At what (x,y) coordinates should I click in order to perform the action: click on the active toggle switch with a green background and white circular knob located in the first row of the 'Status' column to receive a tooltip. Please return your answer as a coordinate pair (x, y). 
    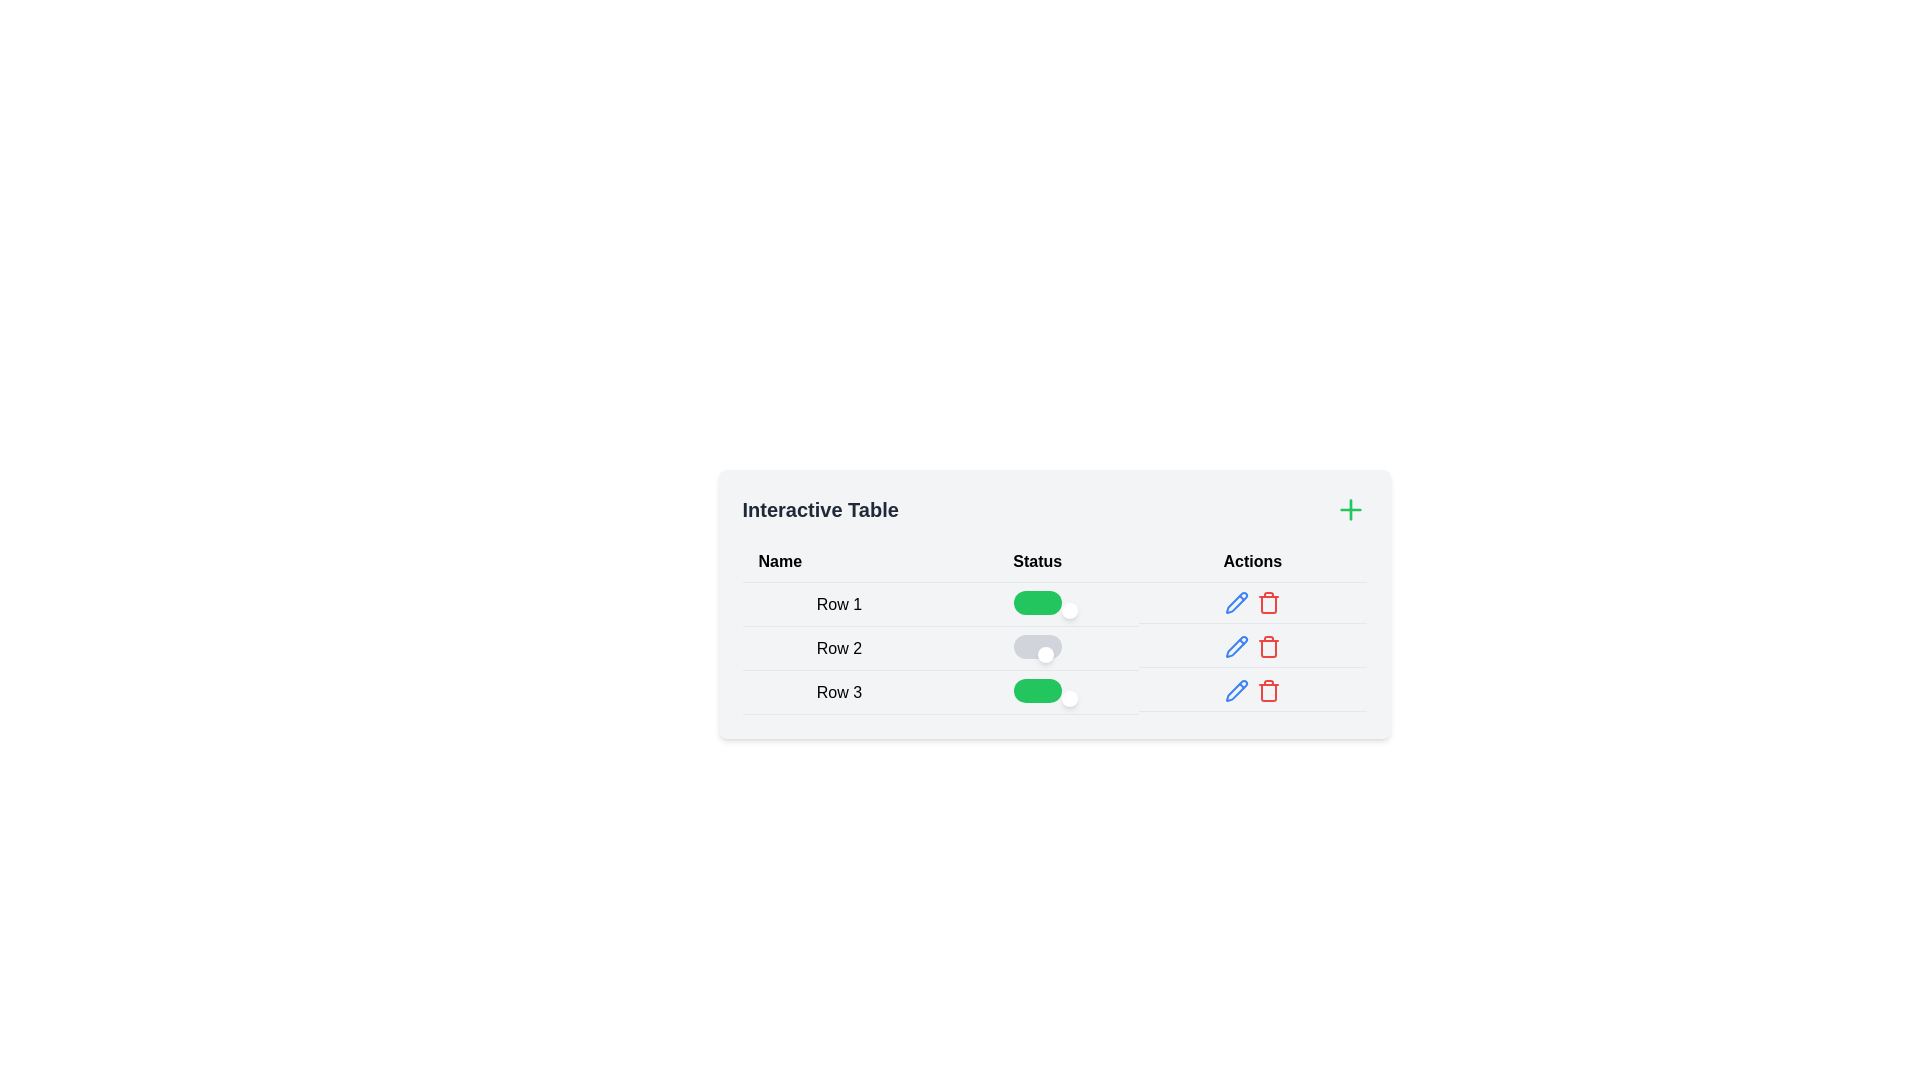
    Looking at the image, I should click on (1053, 603).